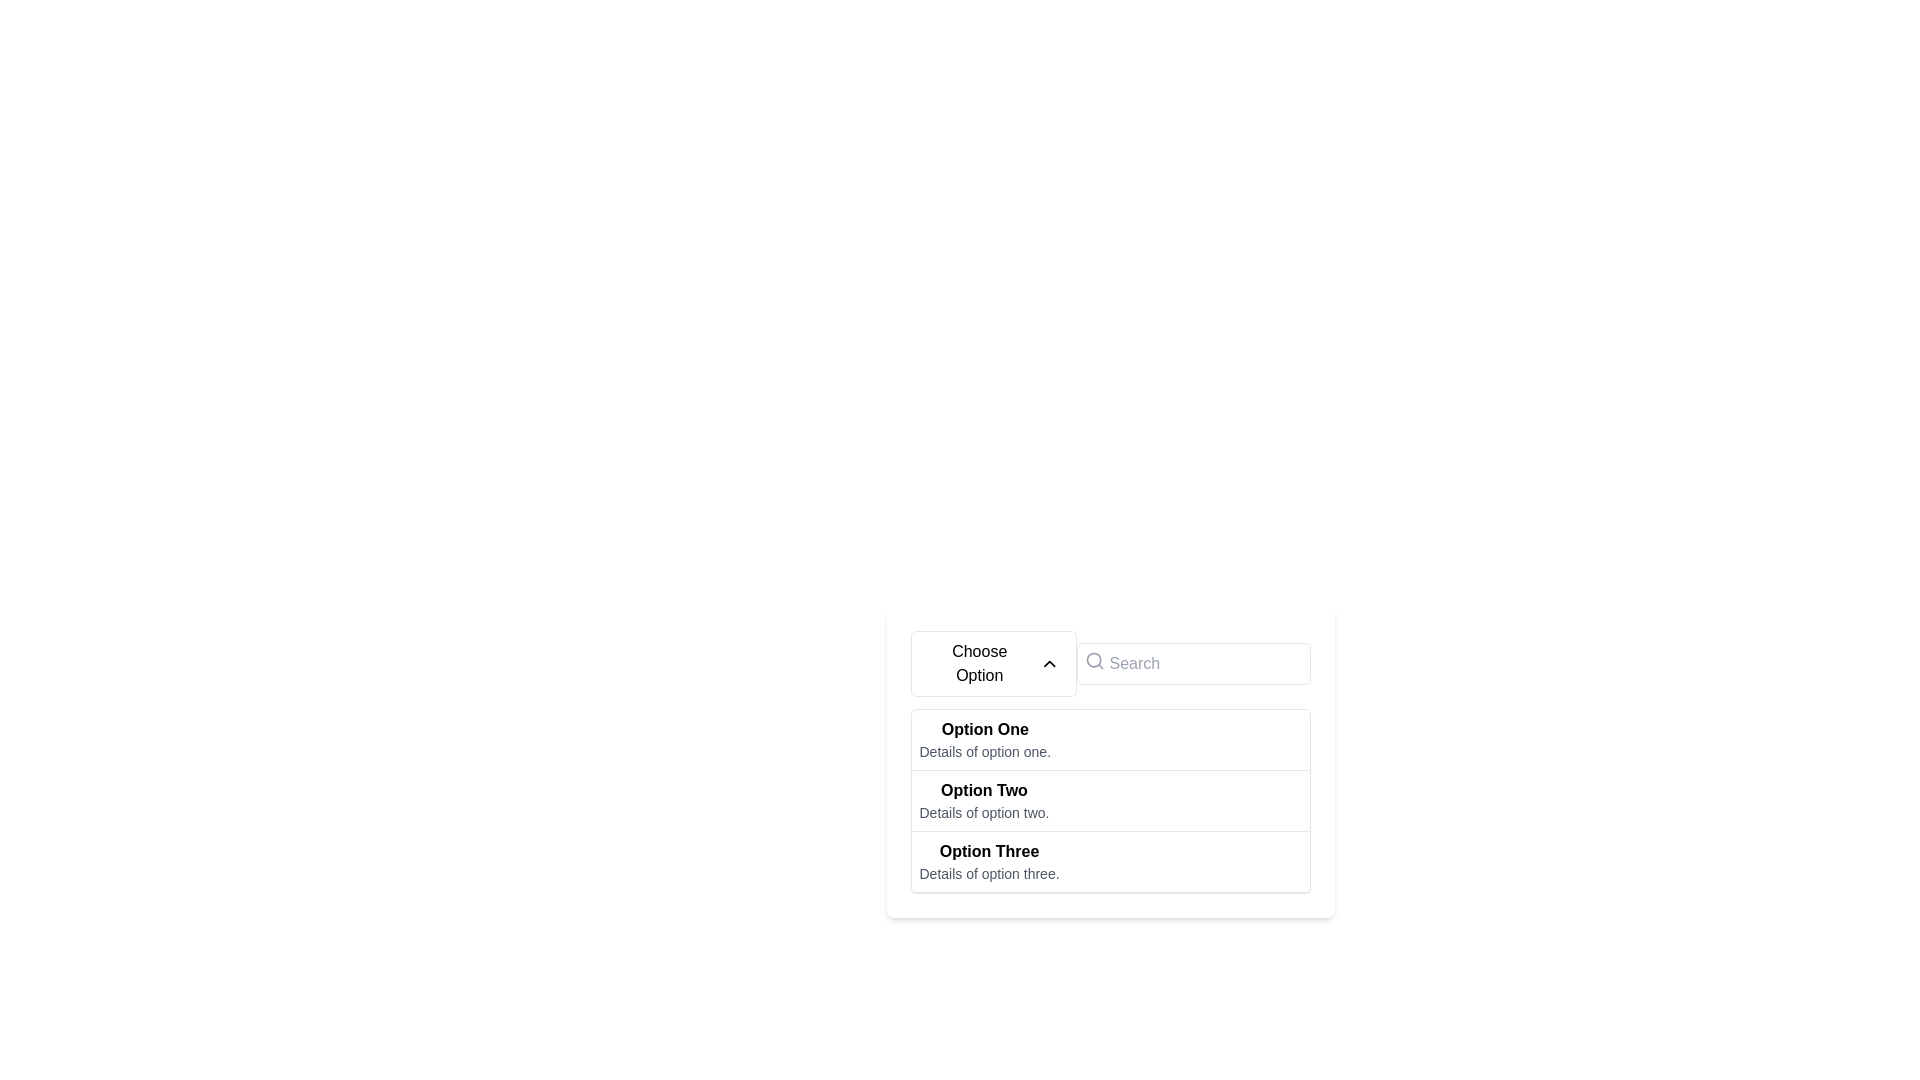 Image resolution: width=1920 pixels, height=1080 pixels. I want to click on the non-interactive Text Label that provides additional information for 'Option Two', located in the second row of the dropdown list, so click(984, 813).